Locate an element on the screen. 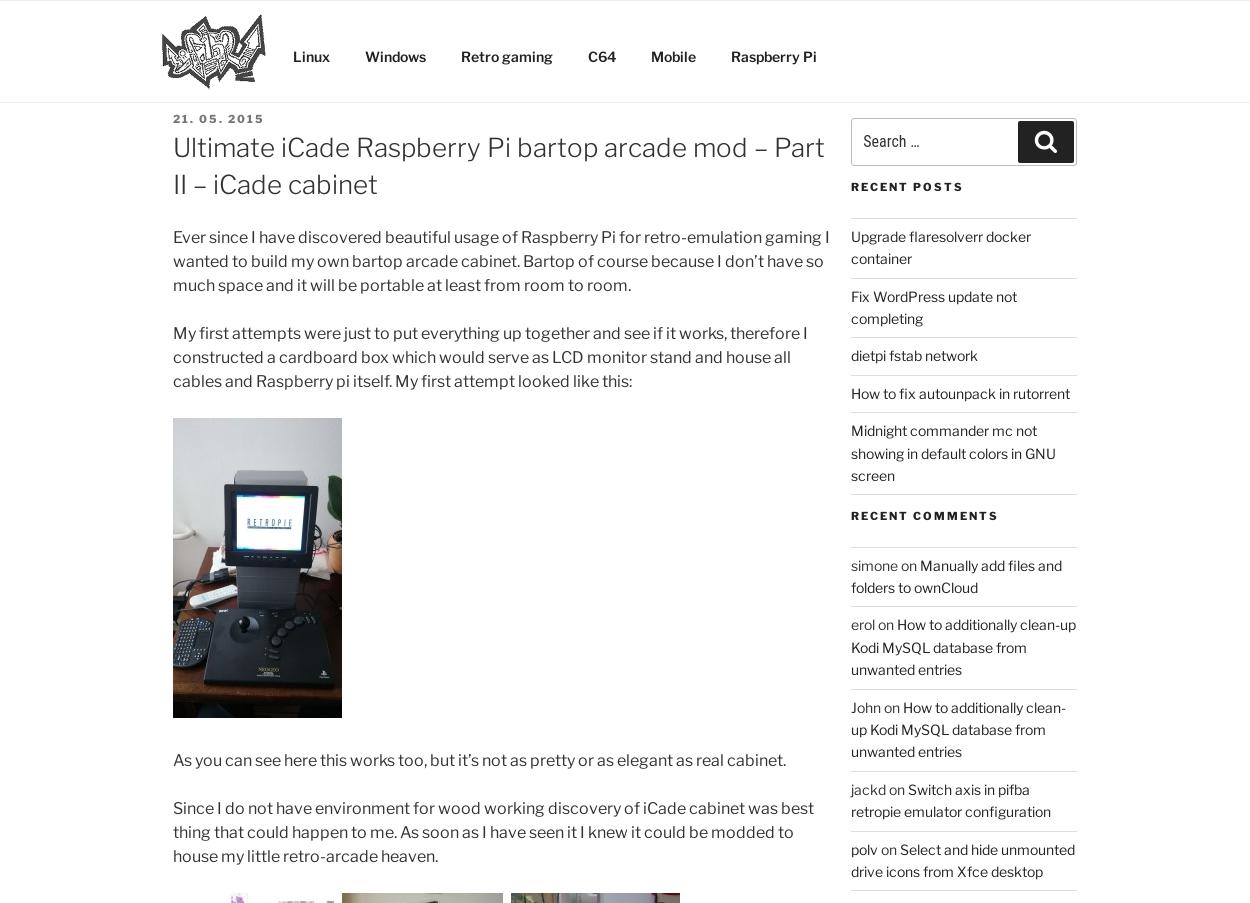 The width and height of the screenshot is (1250, 903). 'erol' is located at coordinates (850, 624).